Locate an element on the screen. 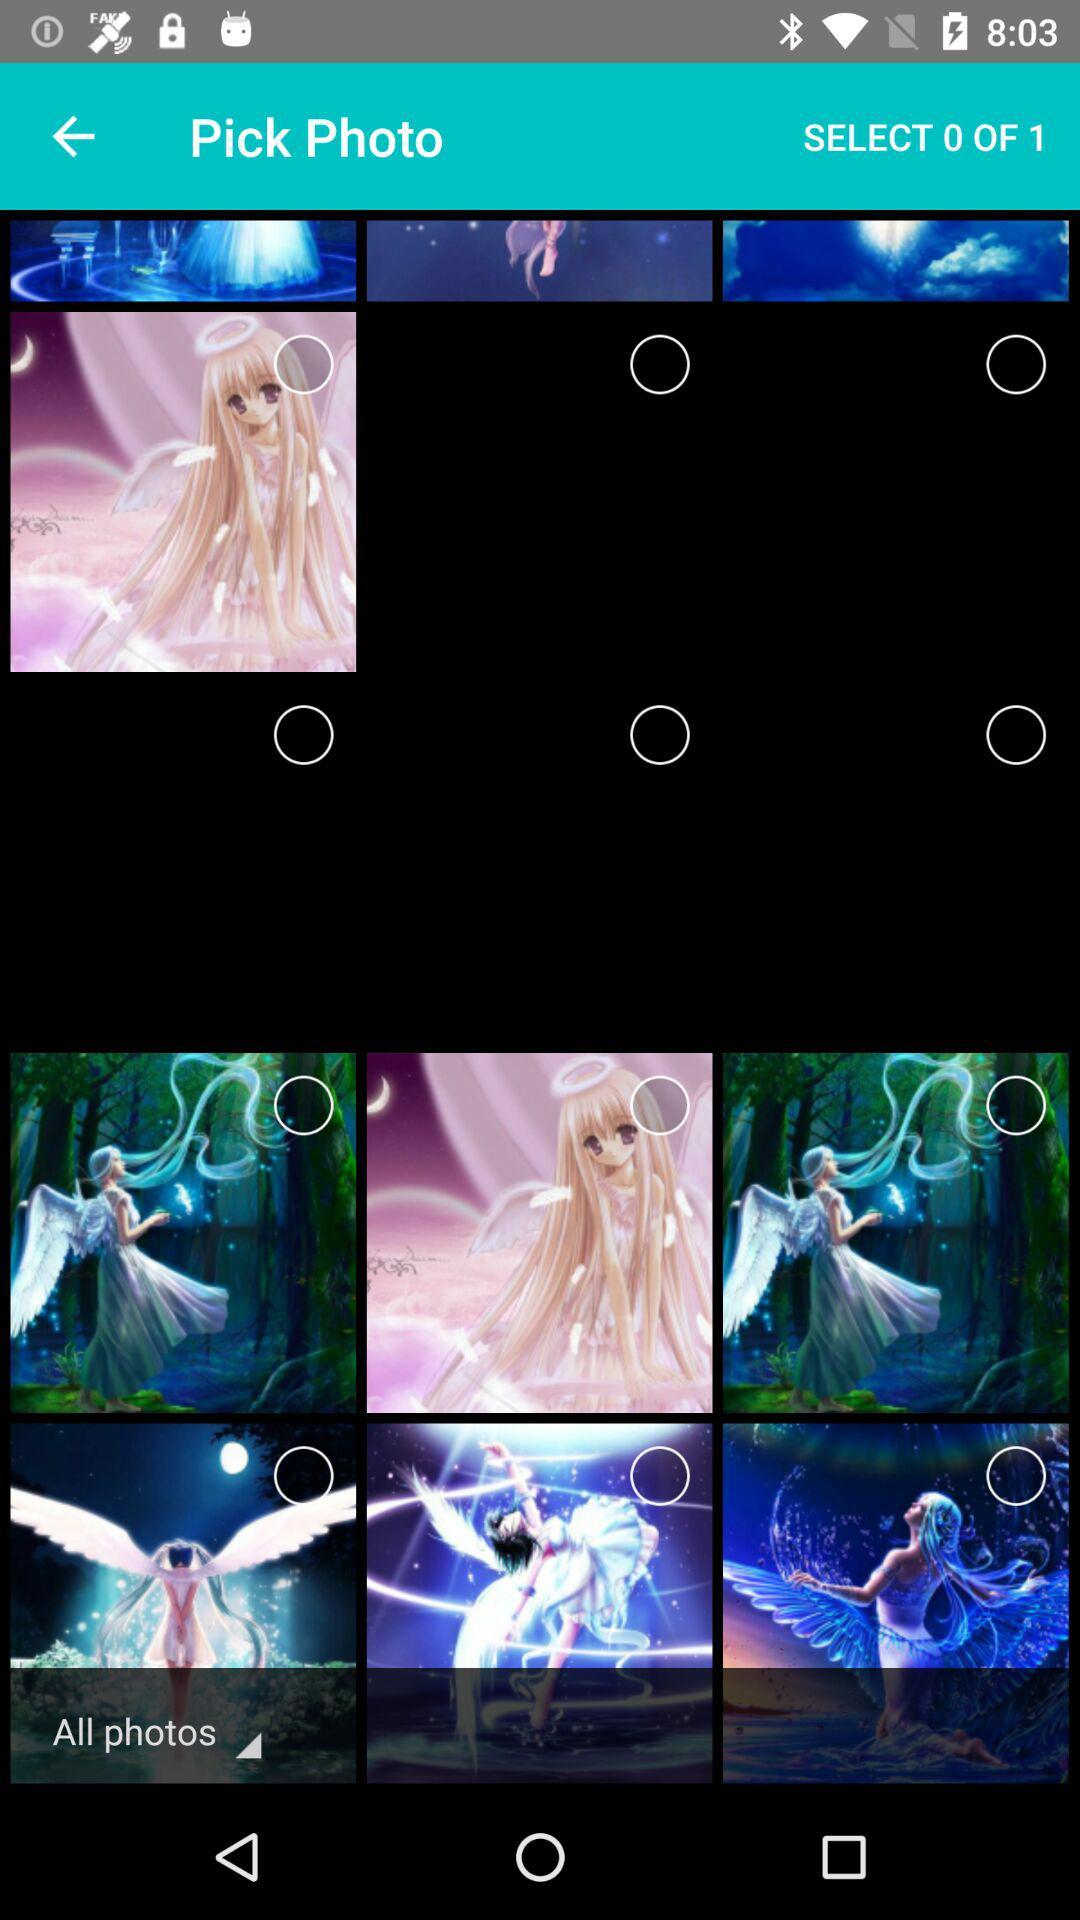 The width and height of the screenshot is (1080, 1920). button is located at coordinates (659, 364).